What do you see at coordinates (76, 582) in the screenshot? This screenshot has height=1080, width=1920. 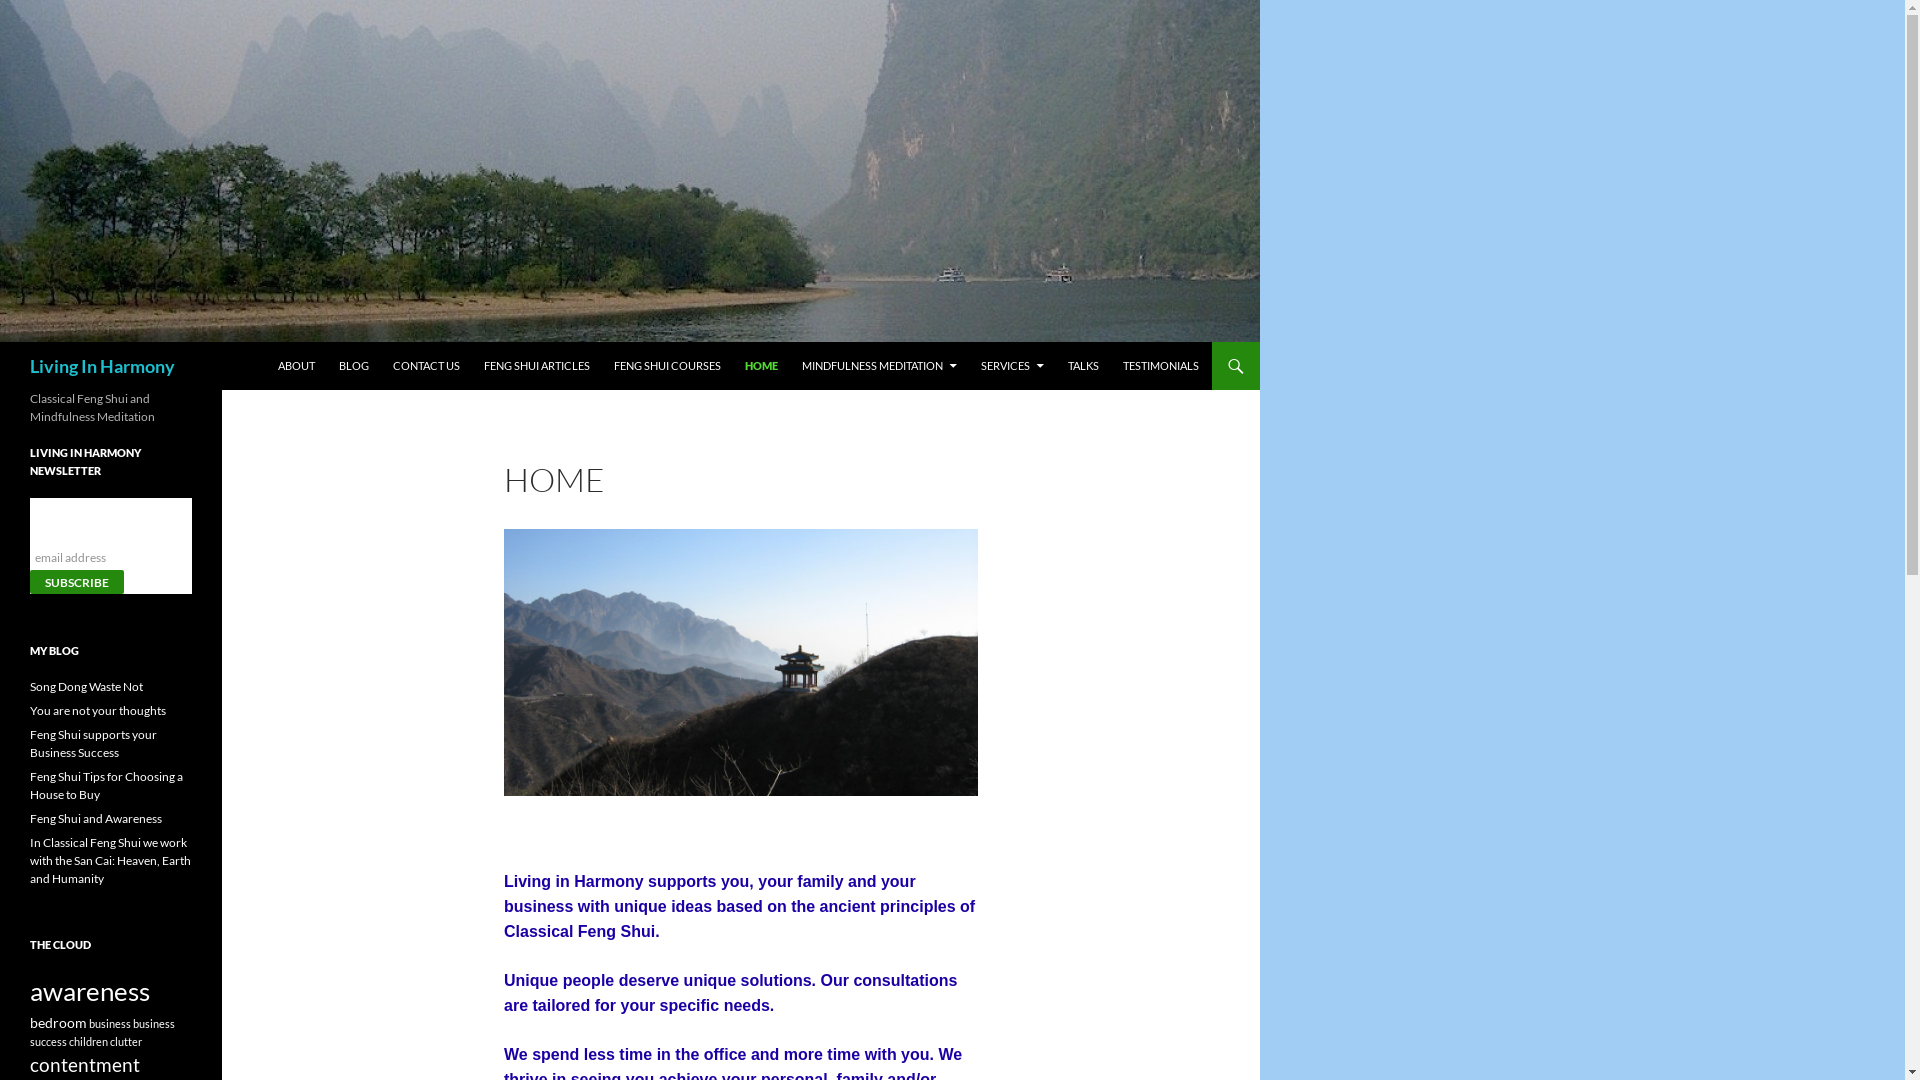 I see `'Subscribe'` at bounding box center [76, 582].